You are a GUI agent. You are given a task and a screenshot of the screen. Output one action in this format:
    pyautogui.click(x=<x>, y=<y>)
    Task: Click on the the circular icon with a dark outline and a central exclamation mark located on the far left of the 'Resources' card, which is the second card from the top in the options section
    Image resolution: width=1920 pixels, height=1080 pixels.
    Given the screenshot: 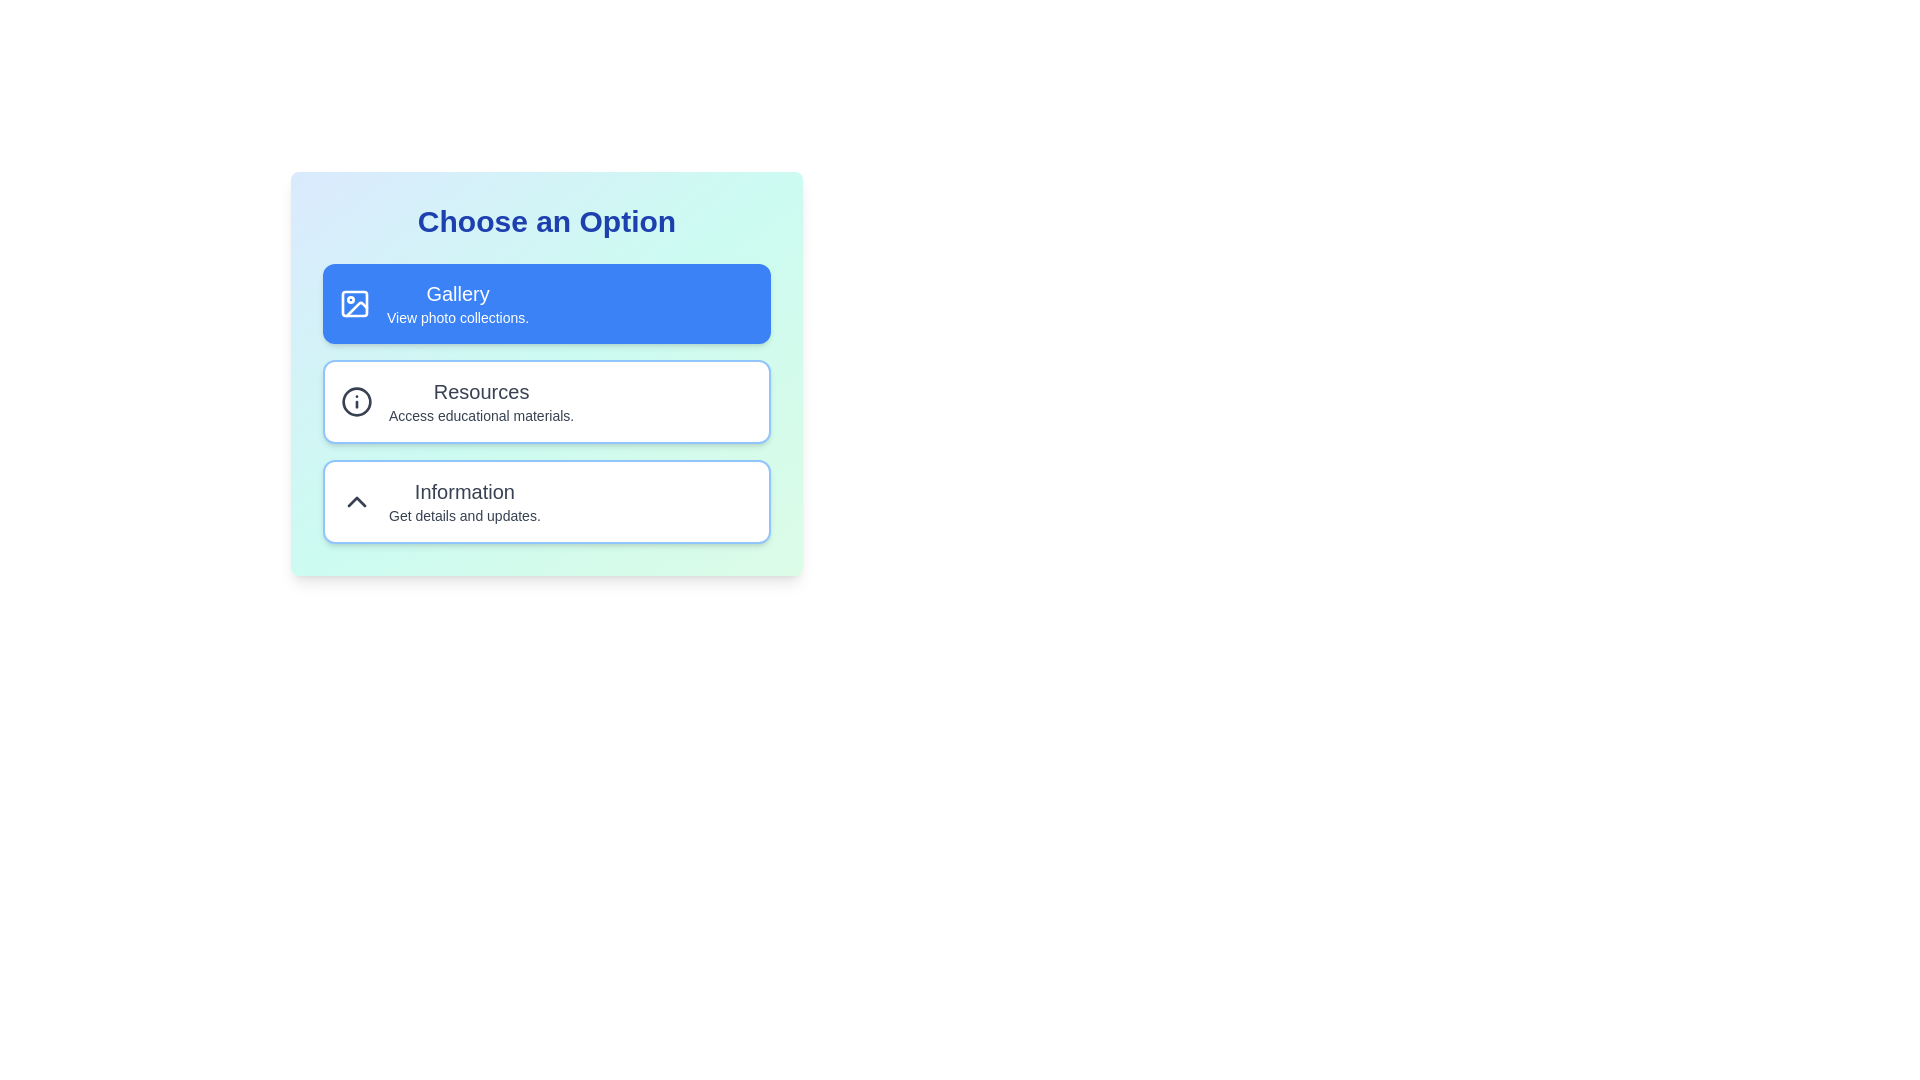 What is the action you would take?
    pyautogui.click(x=356, y=401)
    